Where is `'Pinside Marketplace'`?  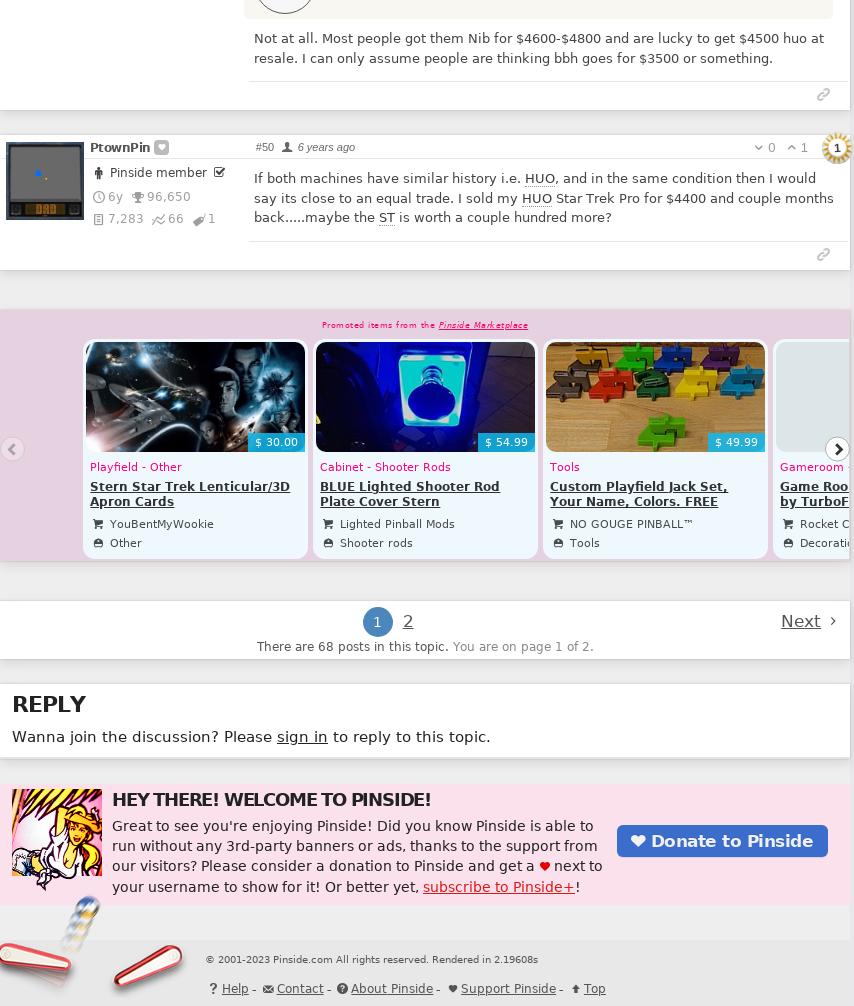
'Pinside Marketplace' is located at coordinates (483, 323).